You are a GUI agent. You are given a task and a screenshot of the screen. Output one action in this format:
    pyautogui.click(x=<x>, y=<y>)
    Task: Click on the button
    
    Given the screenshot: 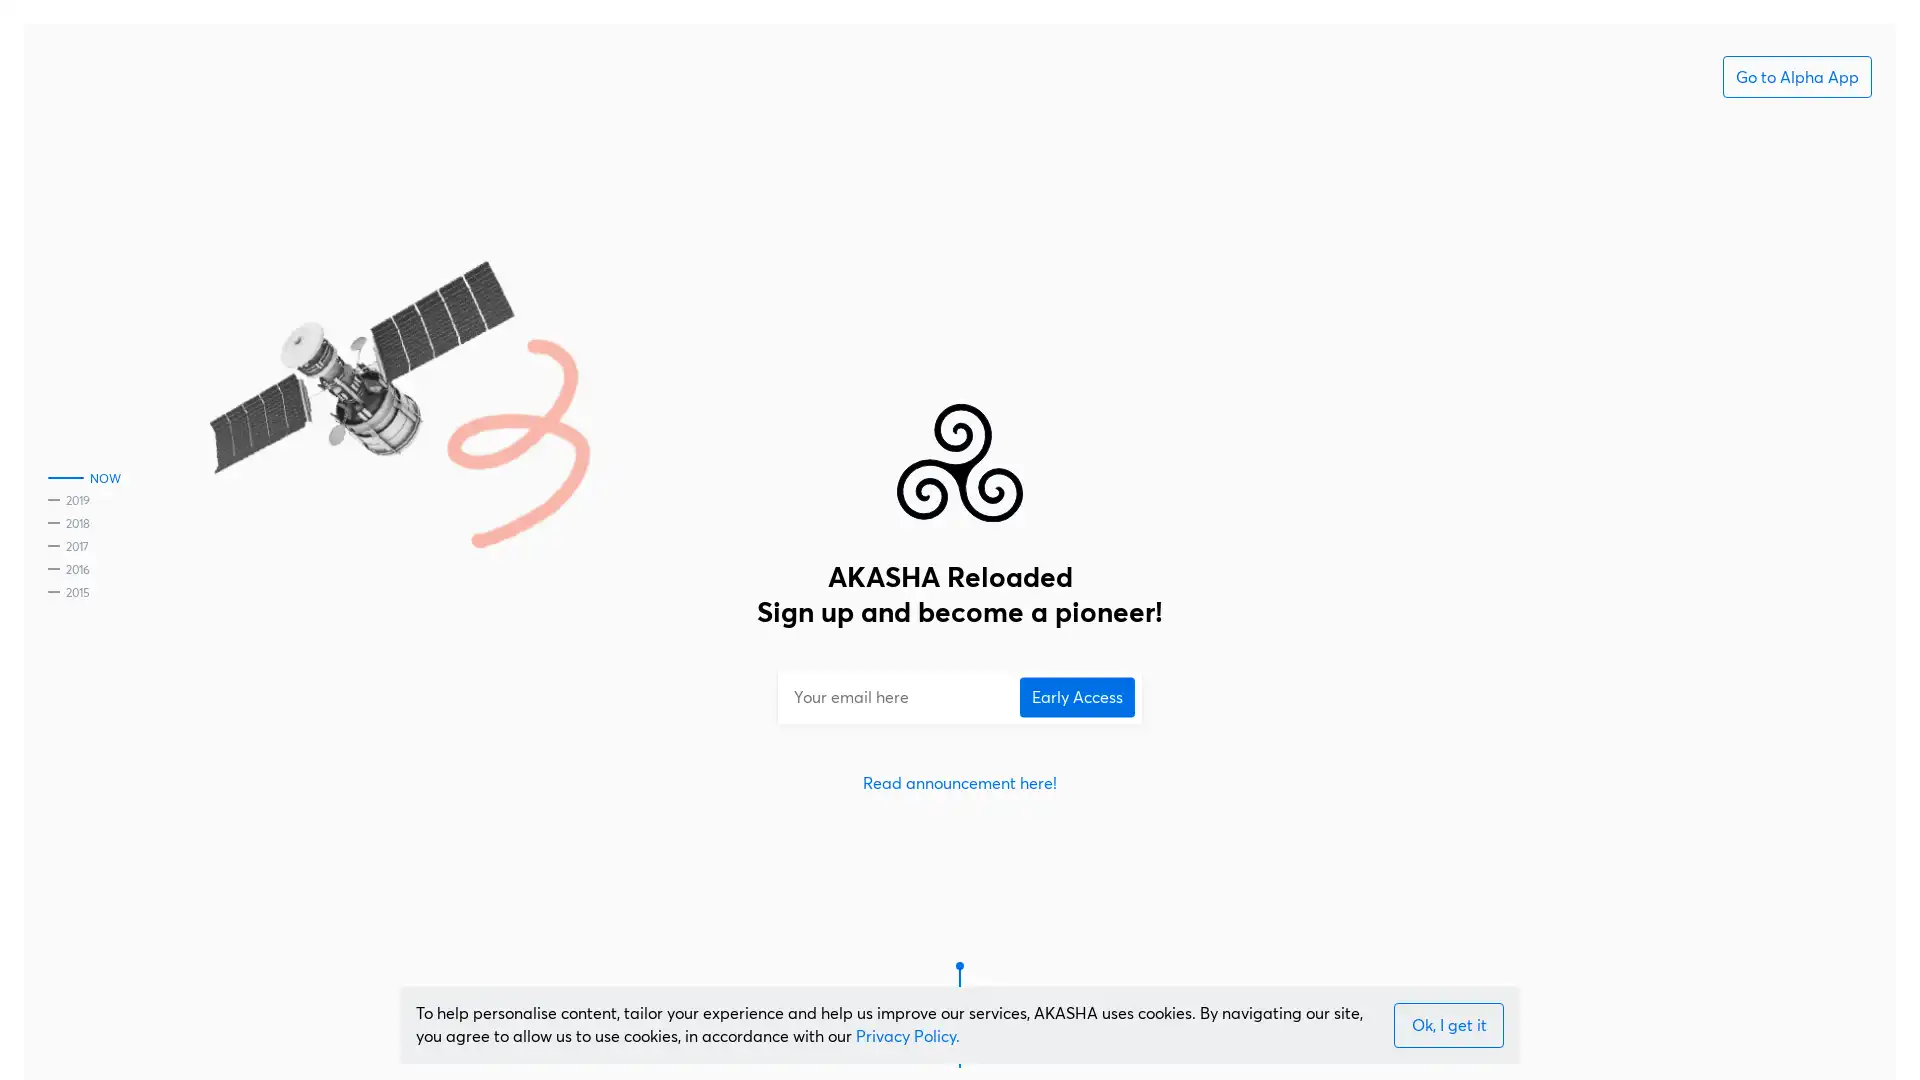 What is the action you would take?
    pyautogui.click(x=1449, y=1025)
    